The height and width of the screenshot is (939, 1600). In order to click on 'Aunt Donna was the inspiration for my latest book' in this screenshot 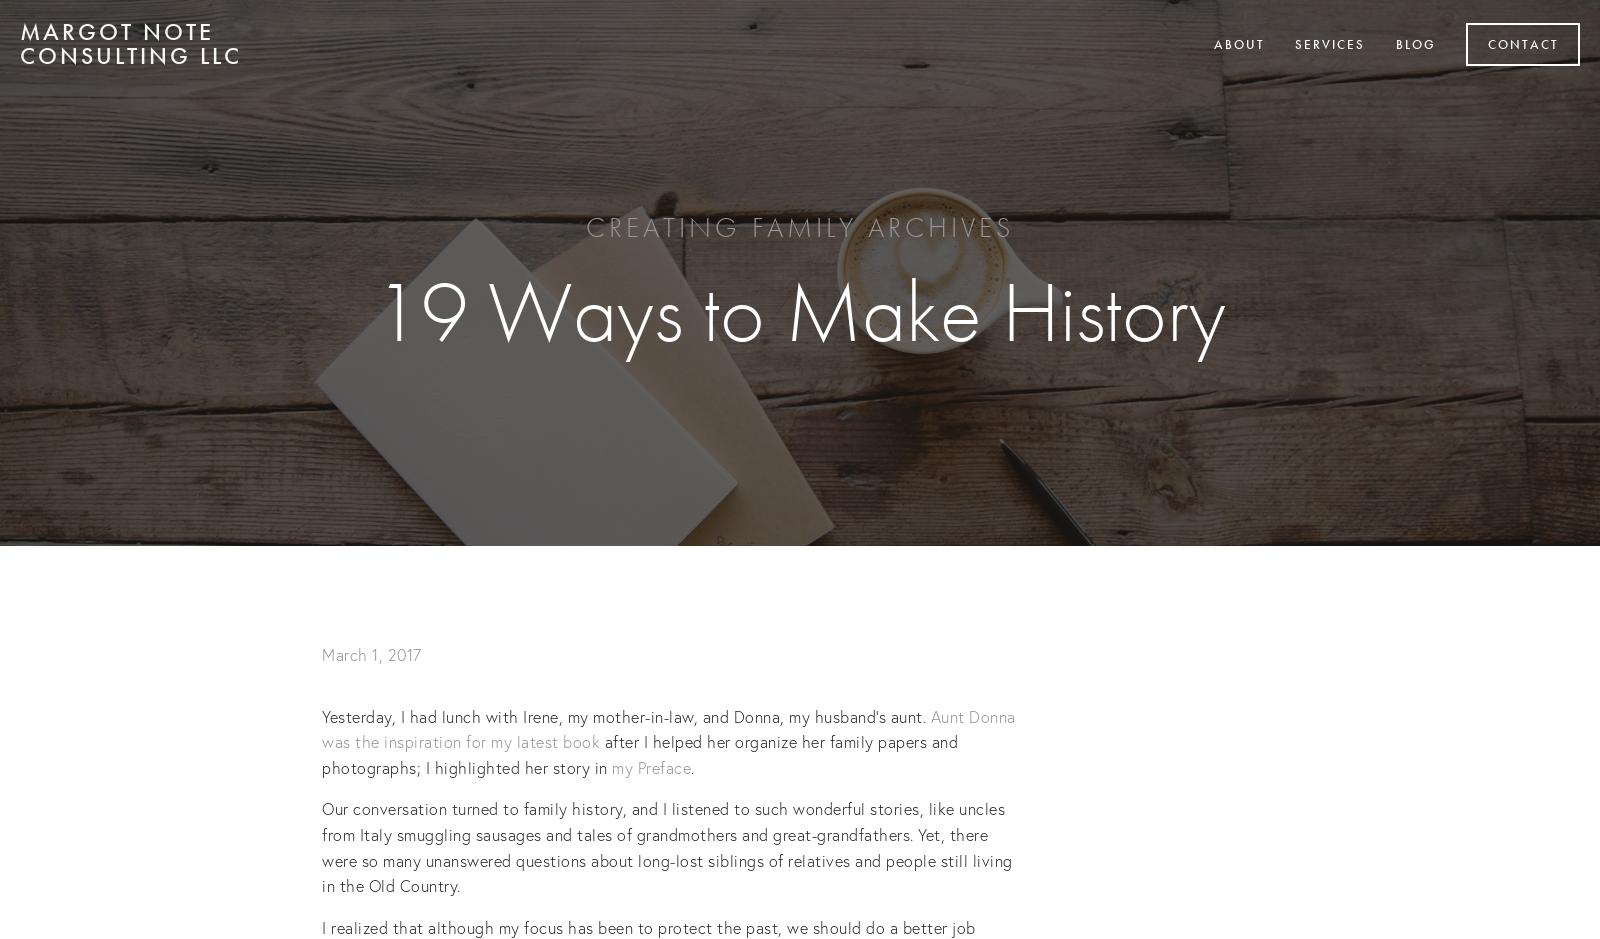, I will do `click(671, 728)`.